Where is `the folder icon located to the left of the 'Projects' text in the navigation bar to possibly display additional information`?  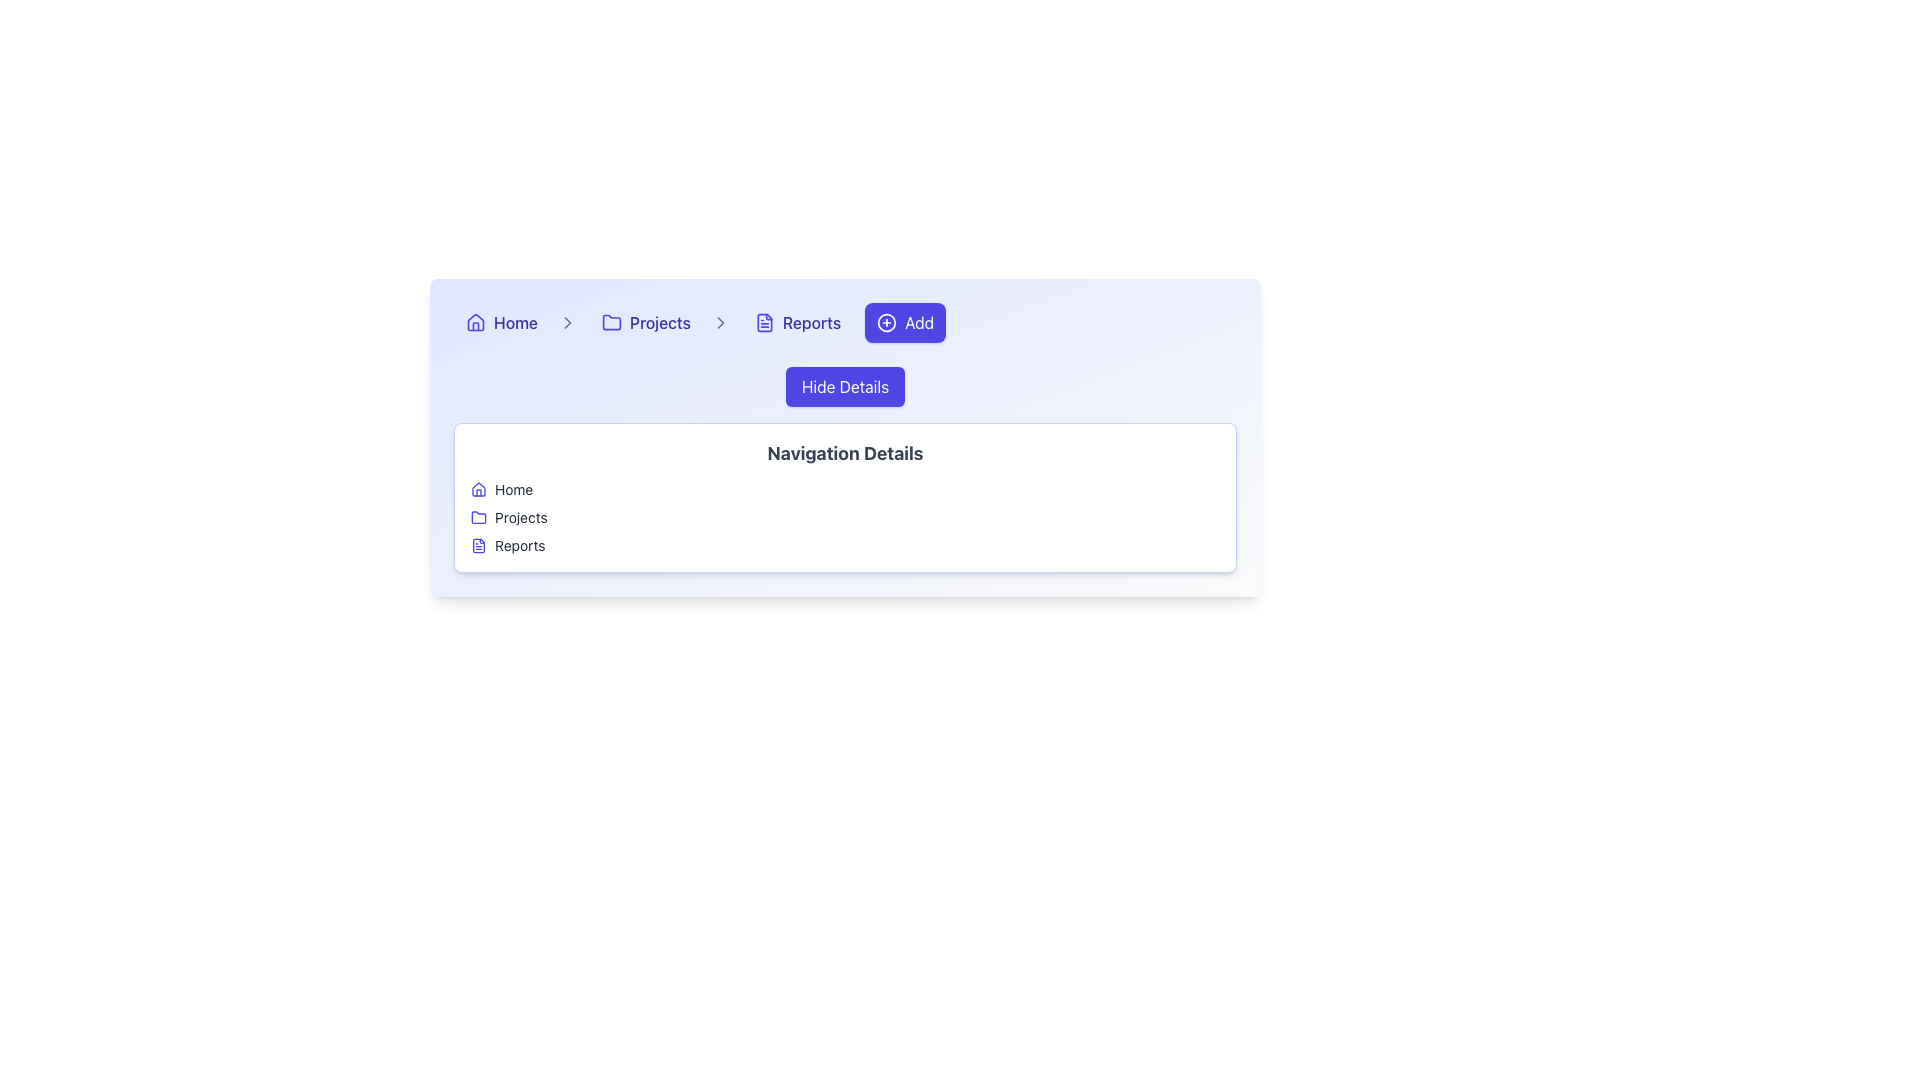
the folder icon located to the left of the 'Projects' text in the navigation bar to possibly display additional information is located at coordinates (610, 320).